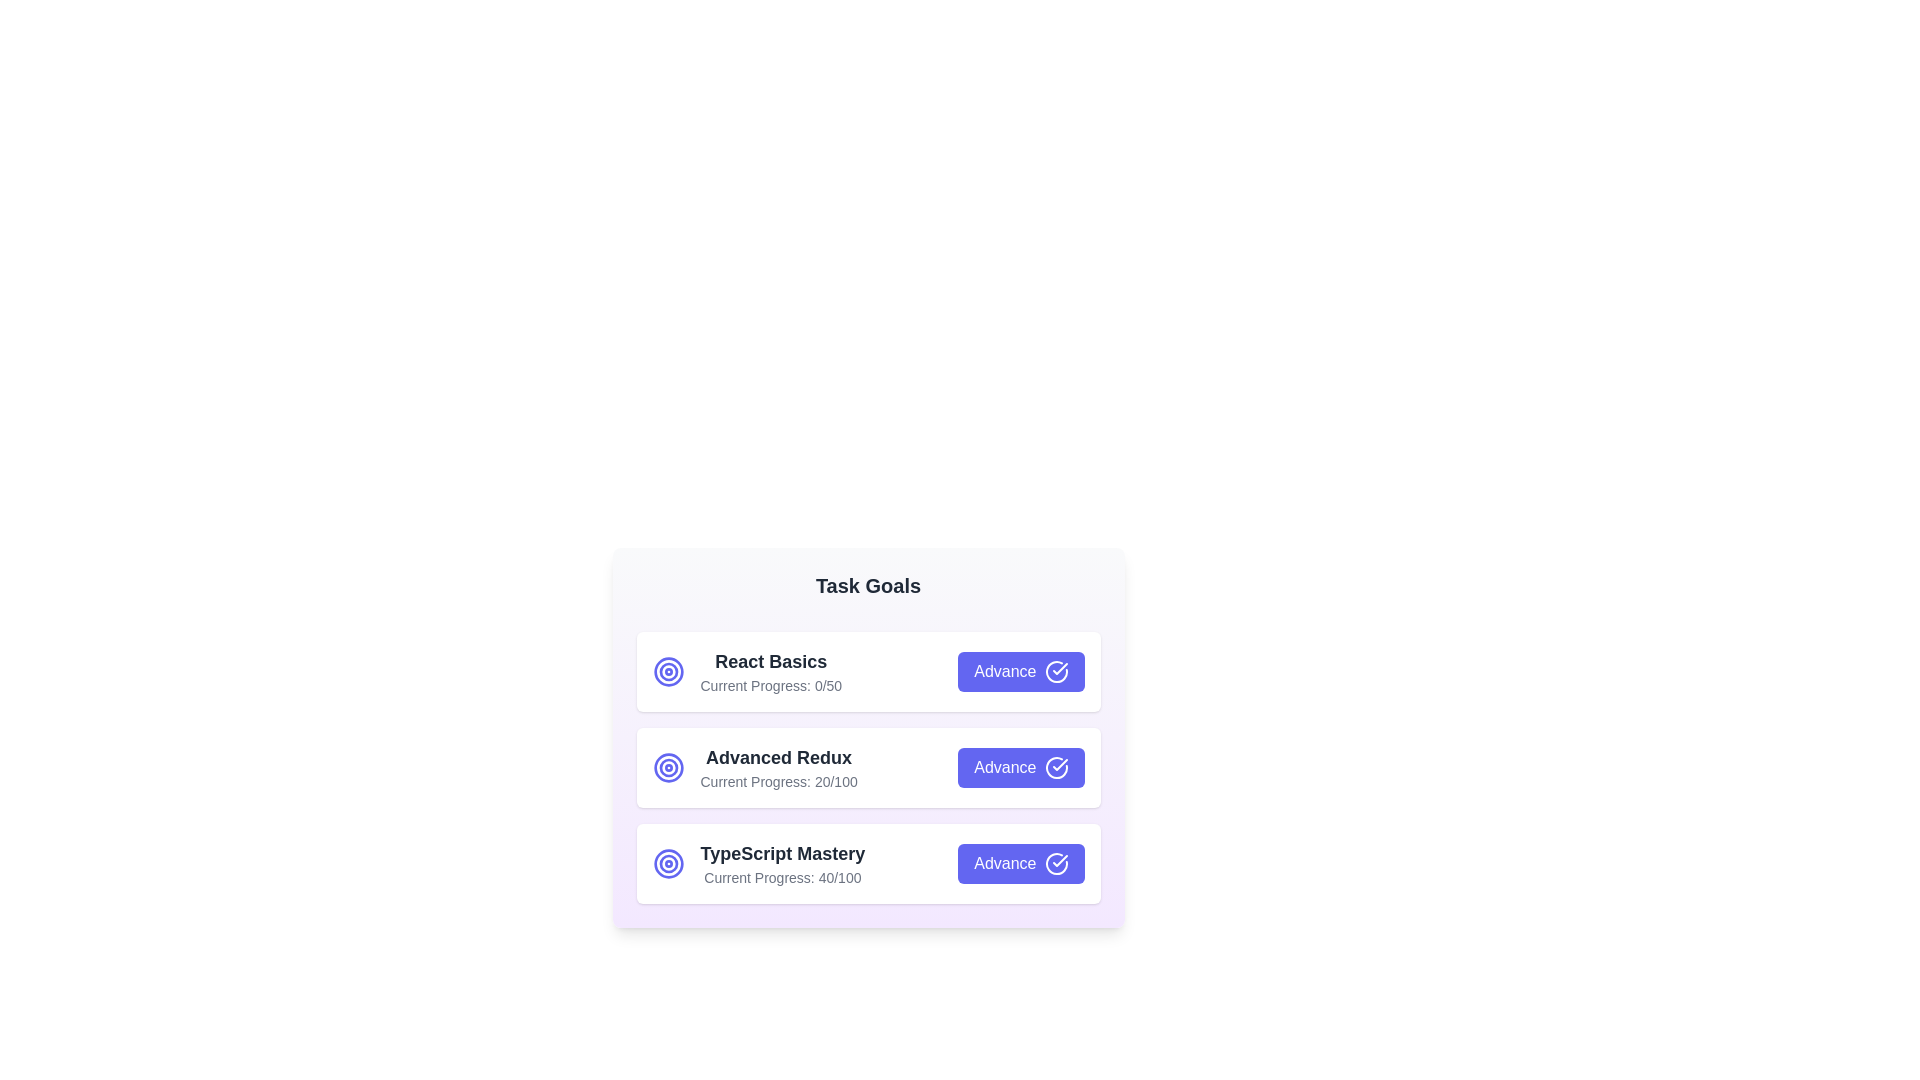 Image resolution: width=1920 pixels, height=1080 pixels. I want to click on the Text display area that shows the title and progress of 'TypeScript Mastery', which is the third element in the 'Task Goals' card, located between 'Advanced Redux' and the 'Advance' button, so click(757, 863).